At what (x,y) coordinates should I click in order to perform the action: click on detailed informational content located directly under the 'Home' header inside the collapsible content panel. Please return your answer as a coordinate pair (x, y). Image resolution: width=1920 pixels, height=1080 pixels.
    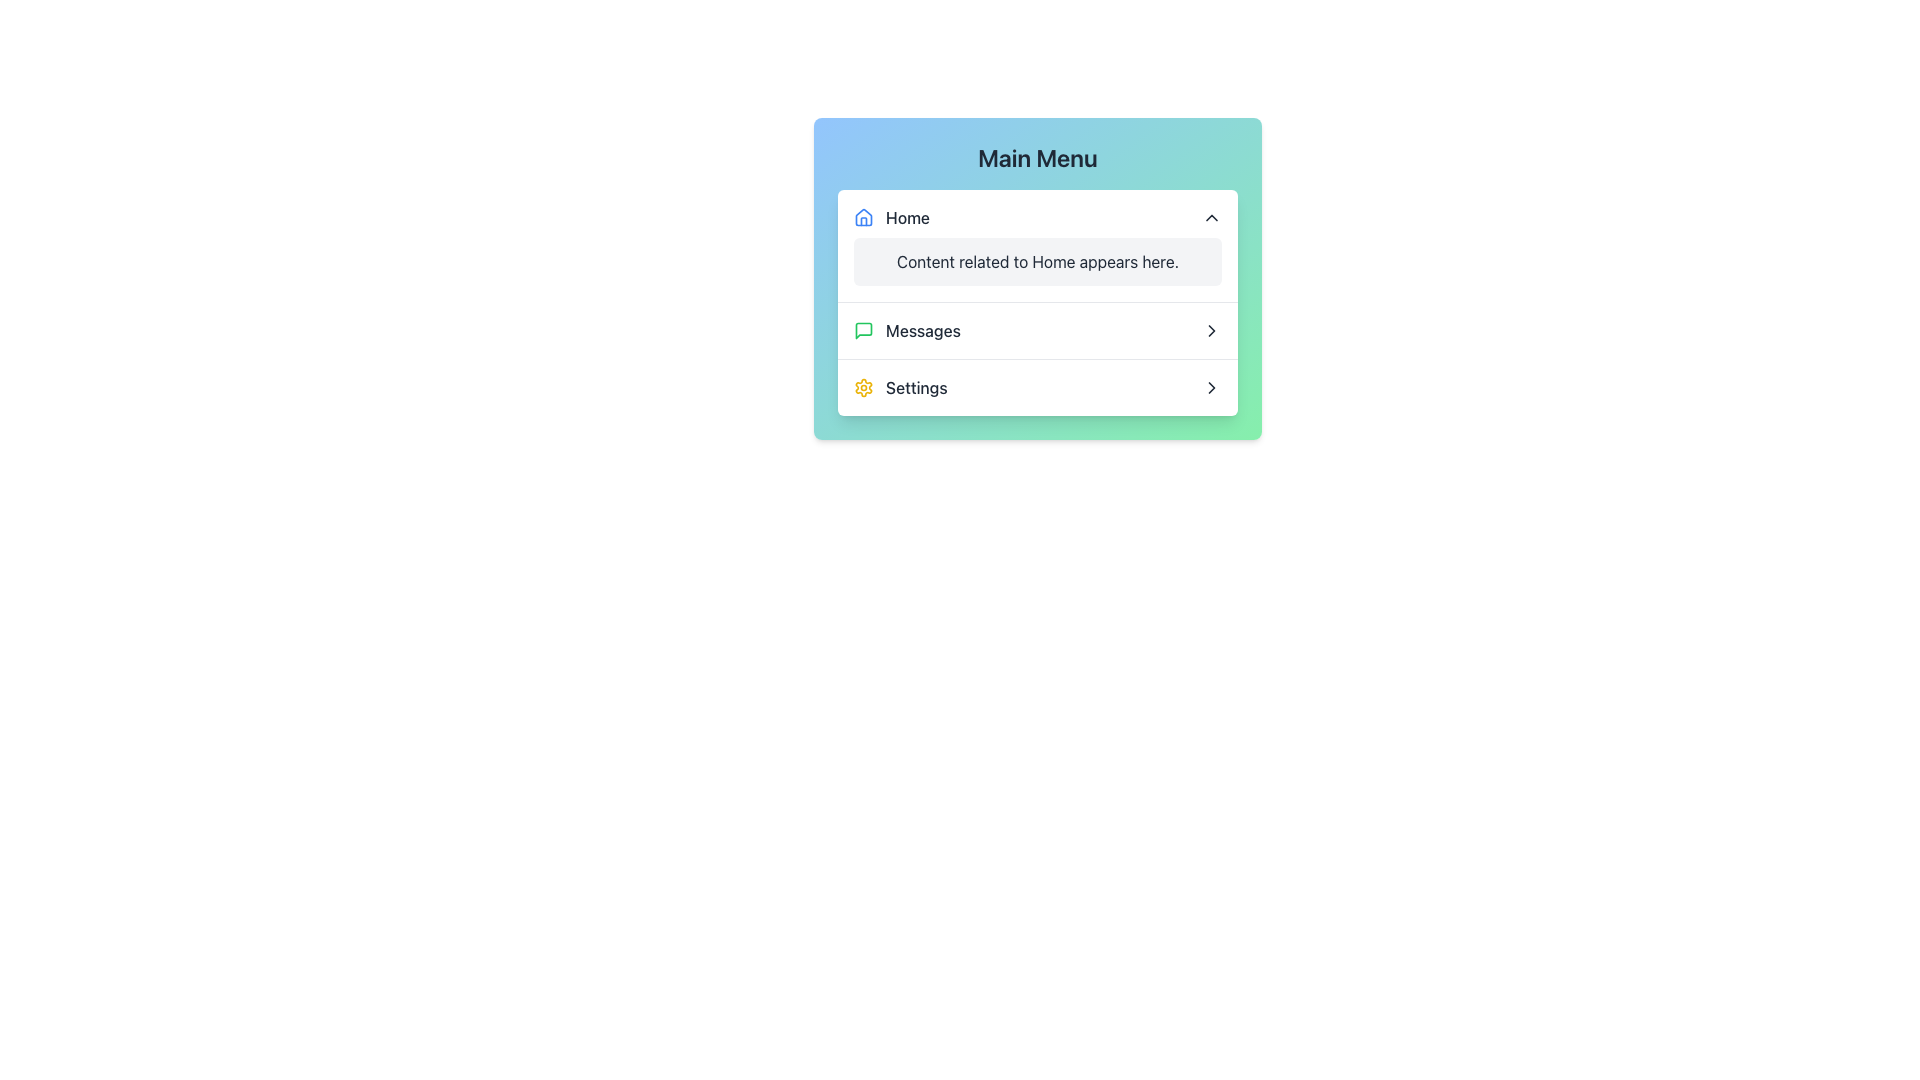
    Looking at the image, I should click on (1037, 245).